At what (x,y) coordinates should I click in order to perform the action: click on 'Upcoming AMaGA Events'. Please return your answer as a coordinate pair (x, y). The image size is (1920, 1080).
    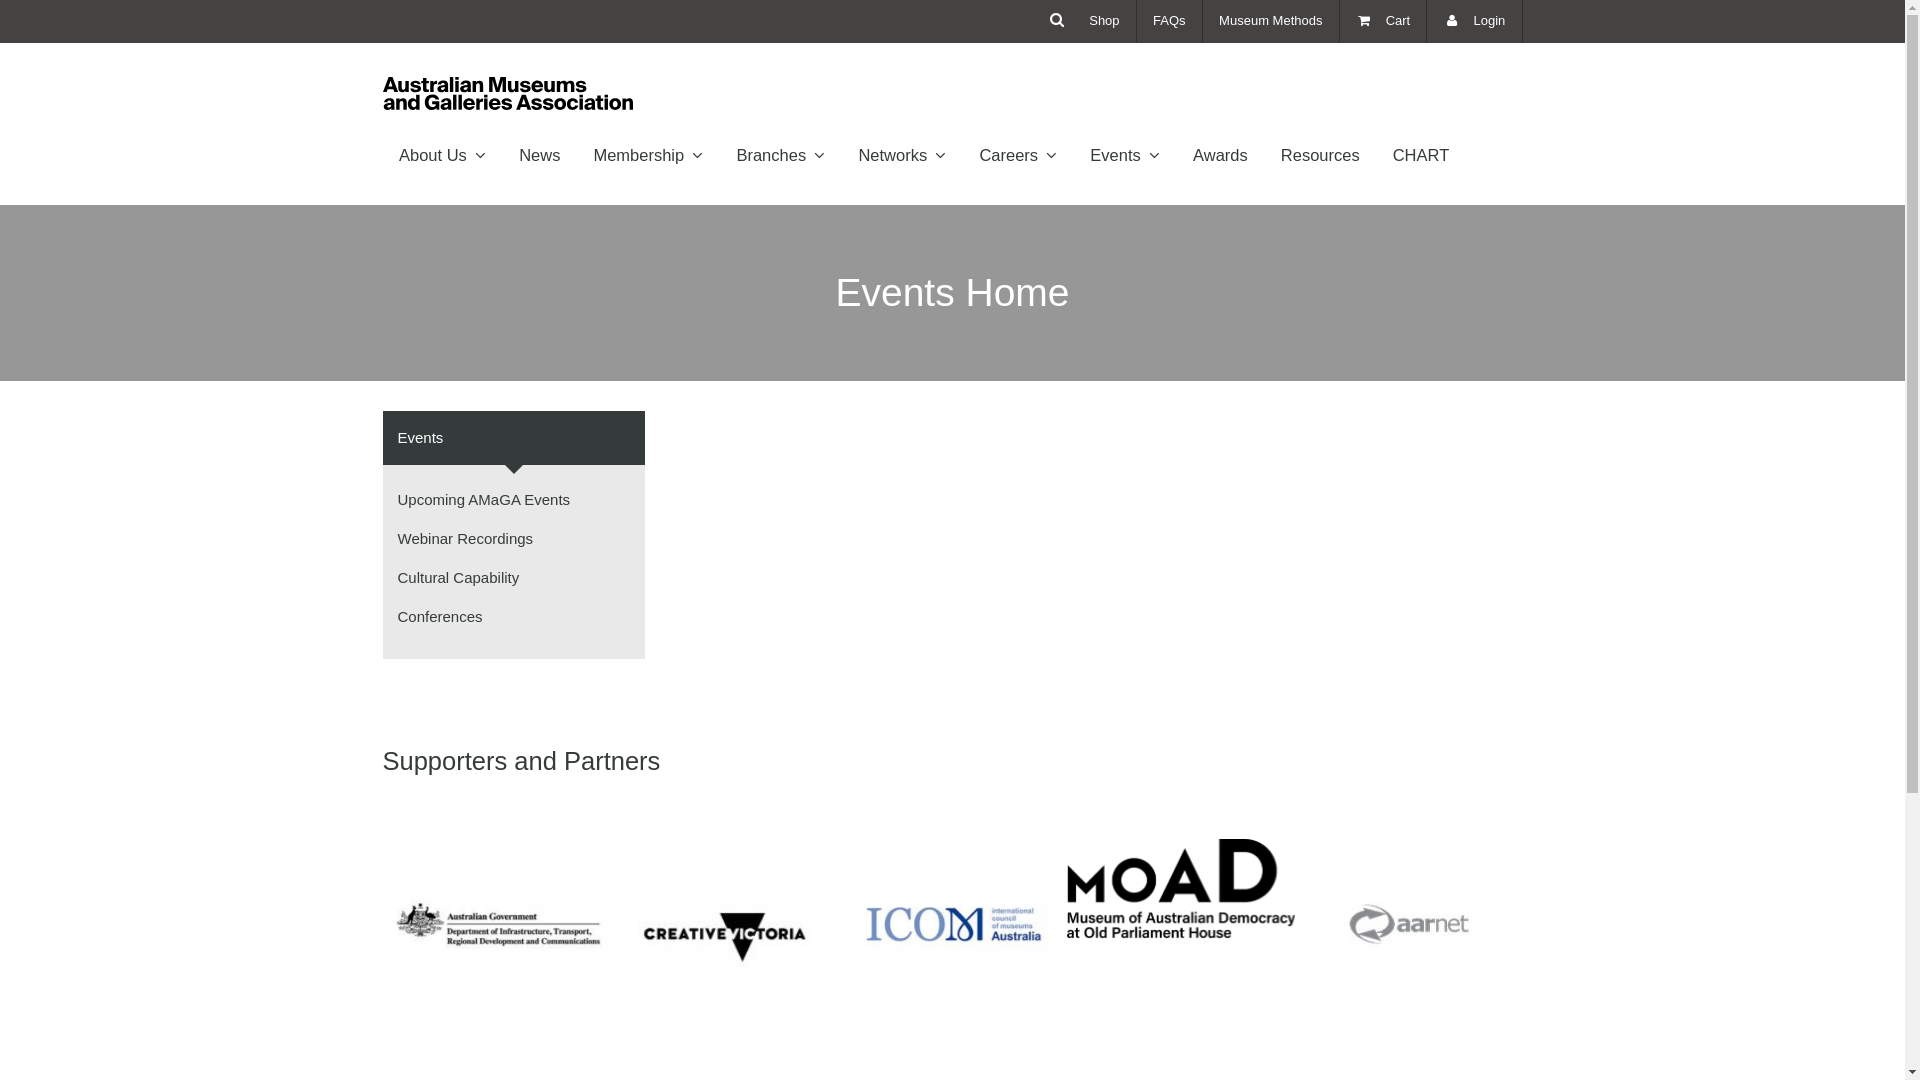
    Looking at the image, I should click on (484, 498).